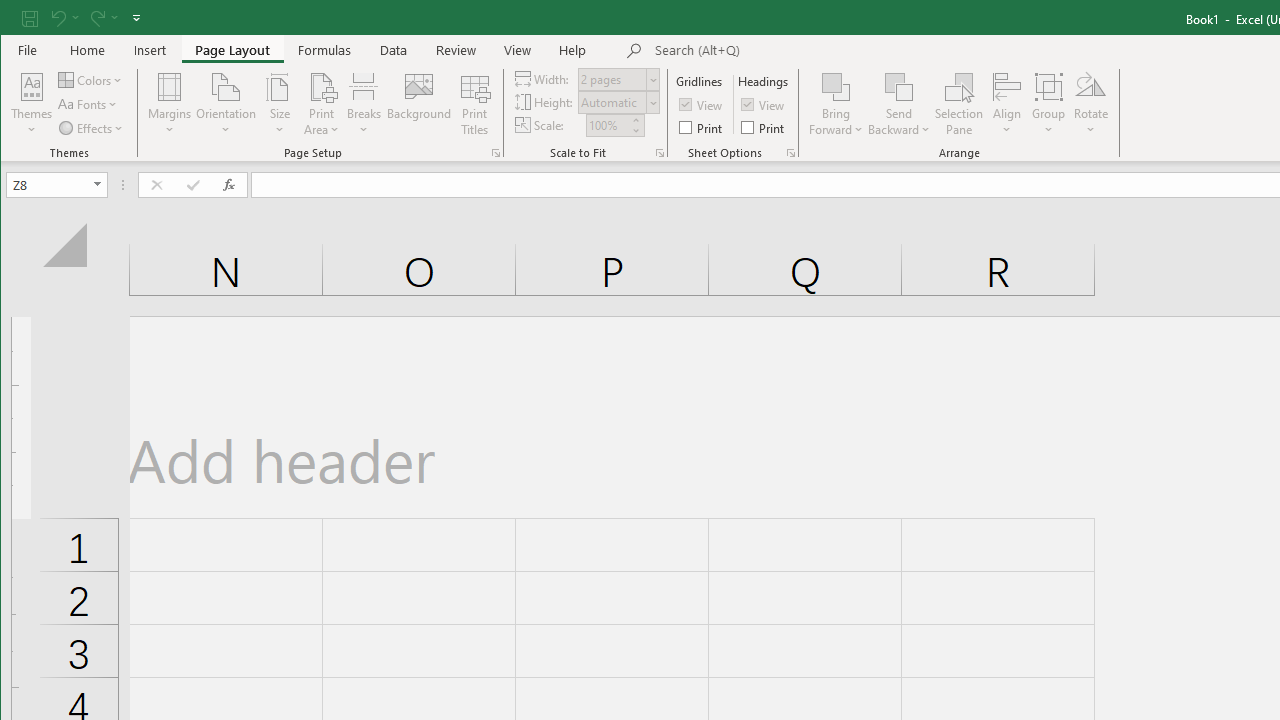 This screenshot has width=1280, height=720. Describe the element at coordinates (618, 102) in the screenshot. I see `'Height'` at that location.